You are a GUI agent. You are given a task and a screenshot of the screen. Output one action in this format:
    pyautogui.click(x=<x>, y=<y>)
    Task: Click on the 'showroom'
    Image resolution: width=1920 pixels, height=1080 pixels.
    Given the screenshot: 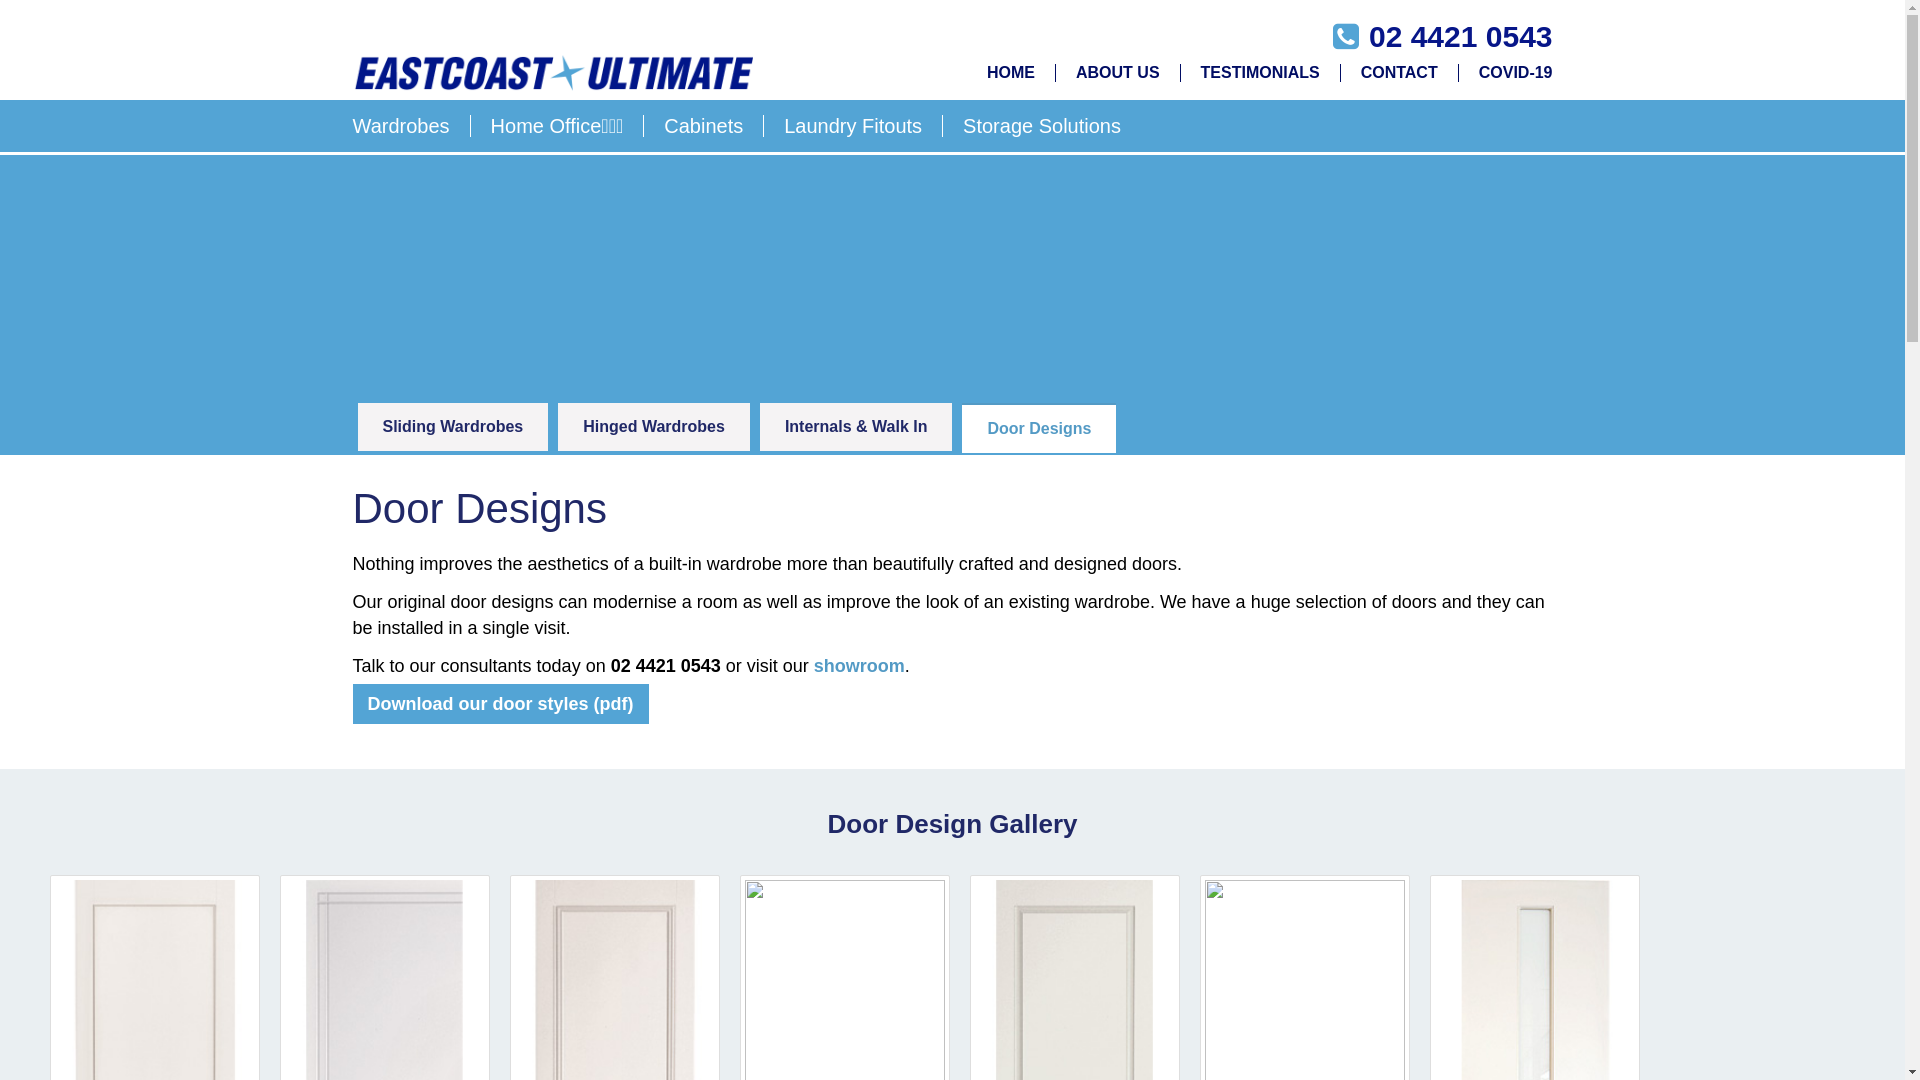 What is the action you would take?
    pyautogui.click(x=859, y=666)
    